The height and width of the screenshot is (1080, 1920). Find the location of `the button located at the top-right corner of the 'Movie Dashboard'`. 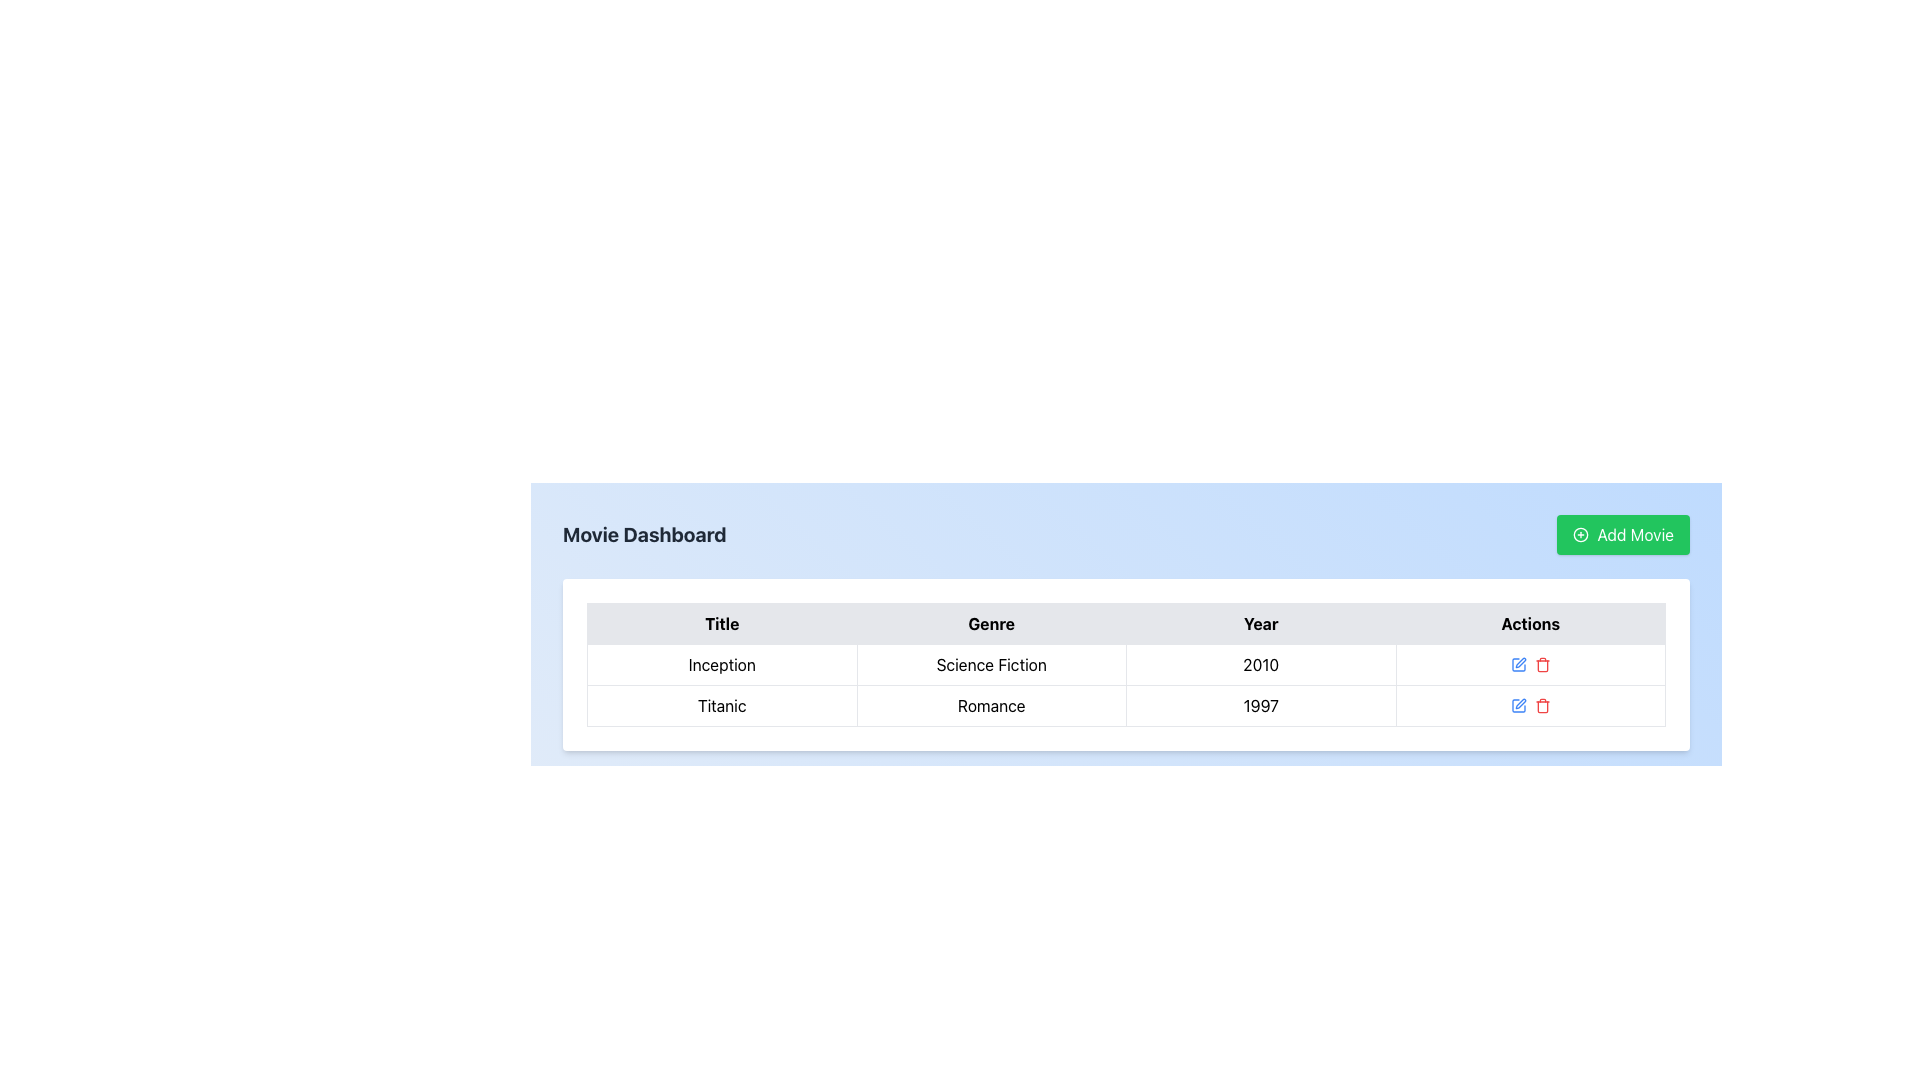

the button located at the top-right corner of the 'Movie Dashboard' is located at coordinates (1623, 534).